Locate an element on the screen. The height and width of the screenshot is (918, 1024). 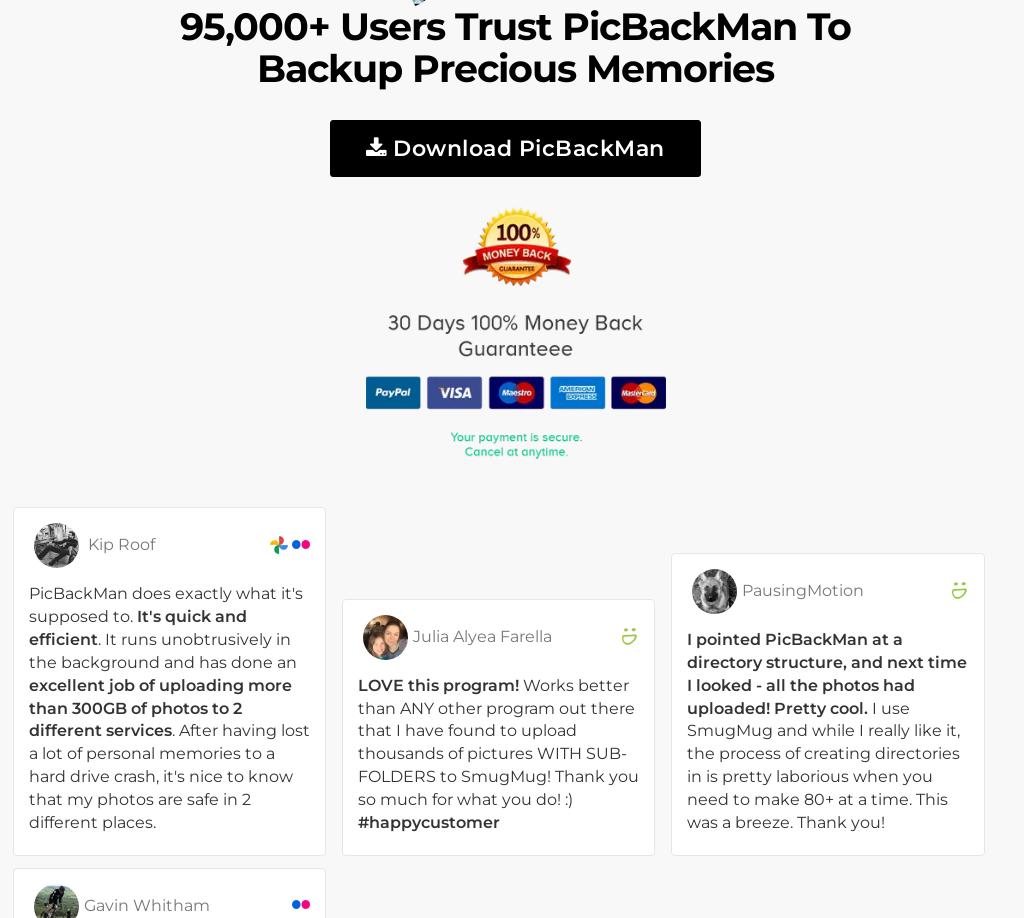
'PicBackMan does exactly what it's supposed to.' is located at coordinates (164, 603).